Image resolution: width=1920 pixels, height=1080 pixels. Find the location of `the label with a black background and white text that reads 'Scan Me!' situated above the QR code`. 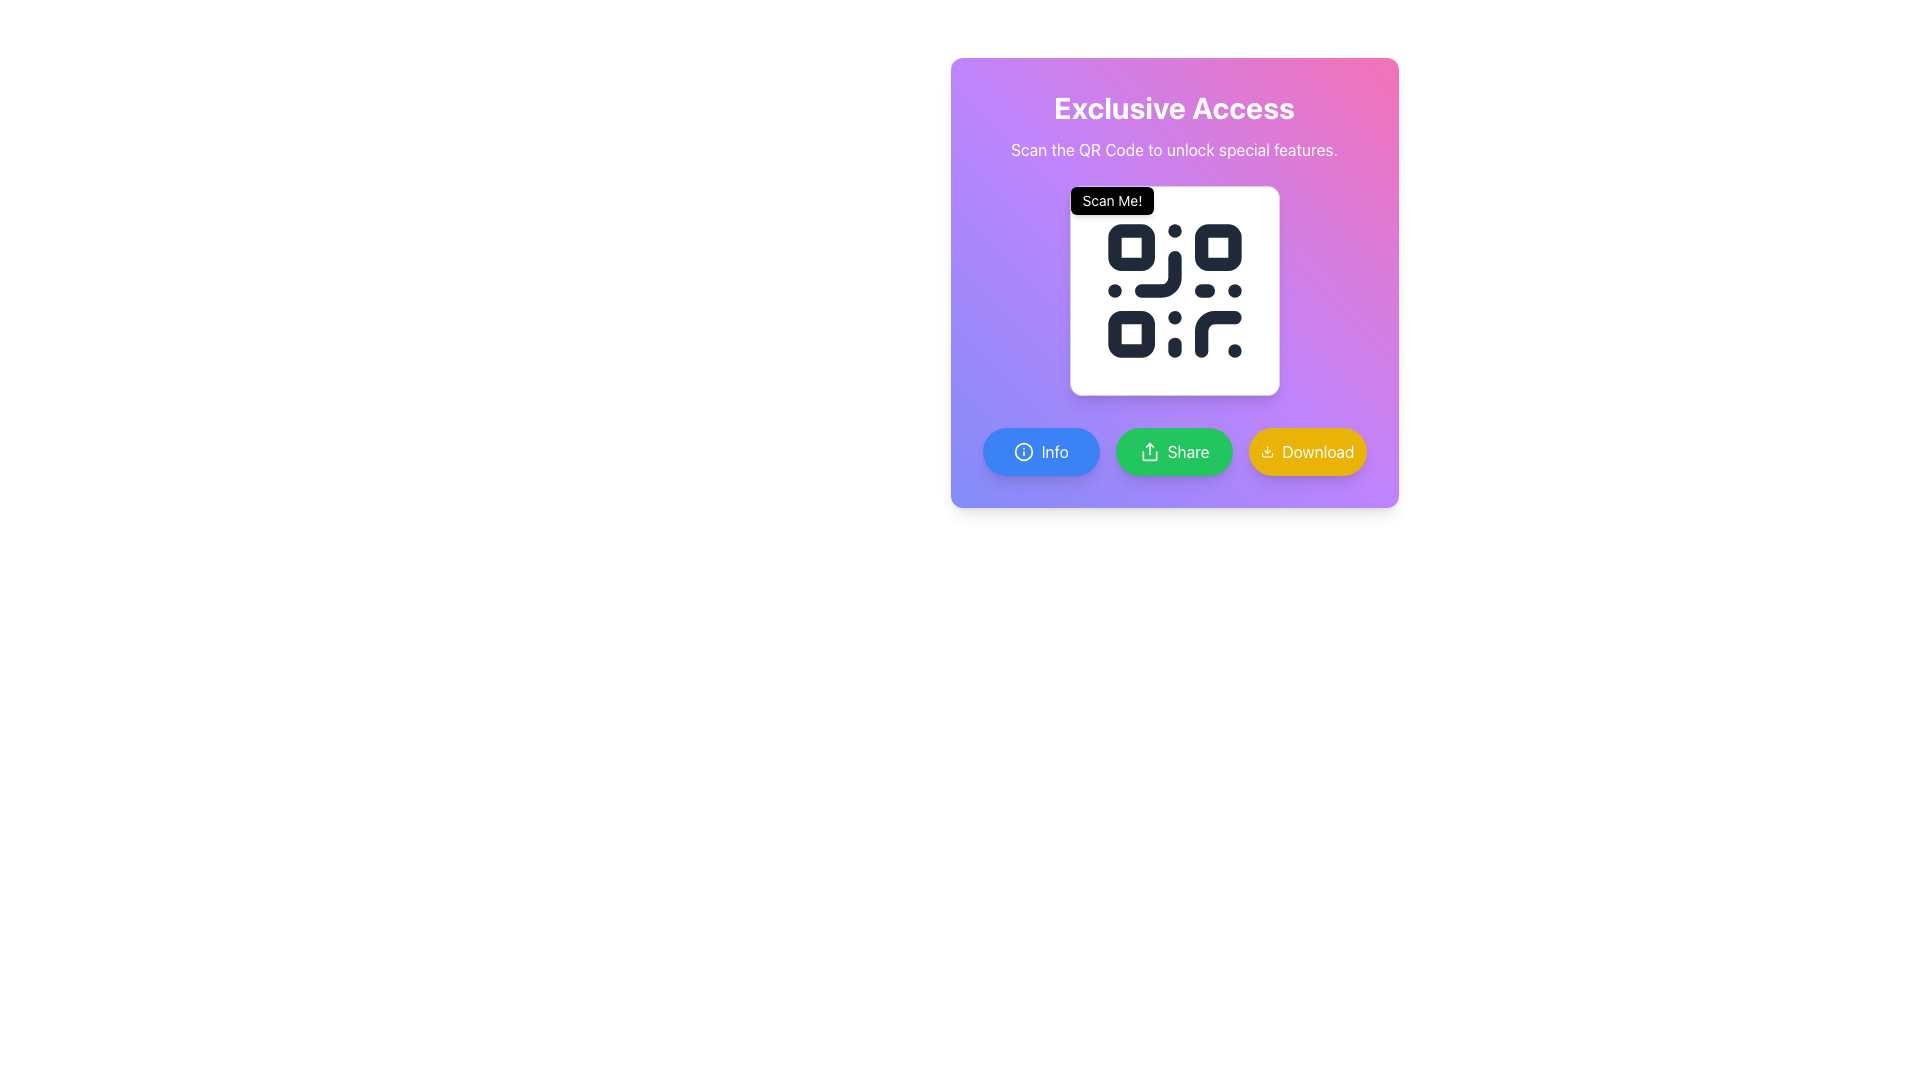

the label with a black background and white text that reads 'Scan Me!' situated above the QR code is located at coordinates (1111, 200).